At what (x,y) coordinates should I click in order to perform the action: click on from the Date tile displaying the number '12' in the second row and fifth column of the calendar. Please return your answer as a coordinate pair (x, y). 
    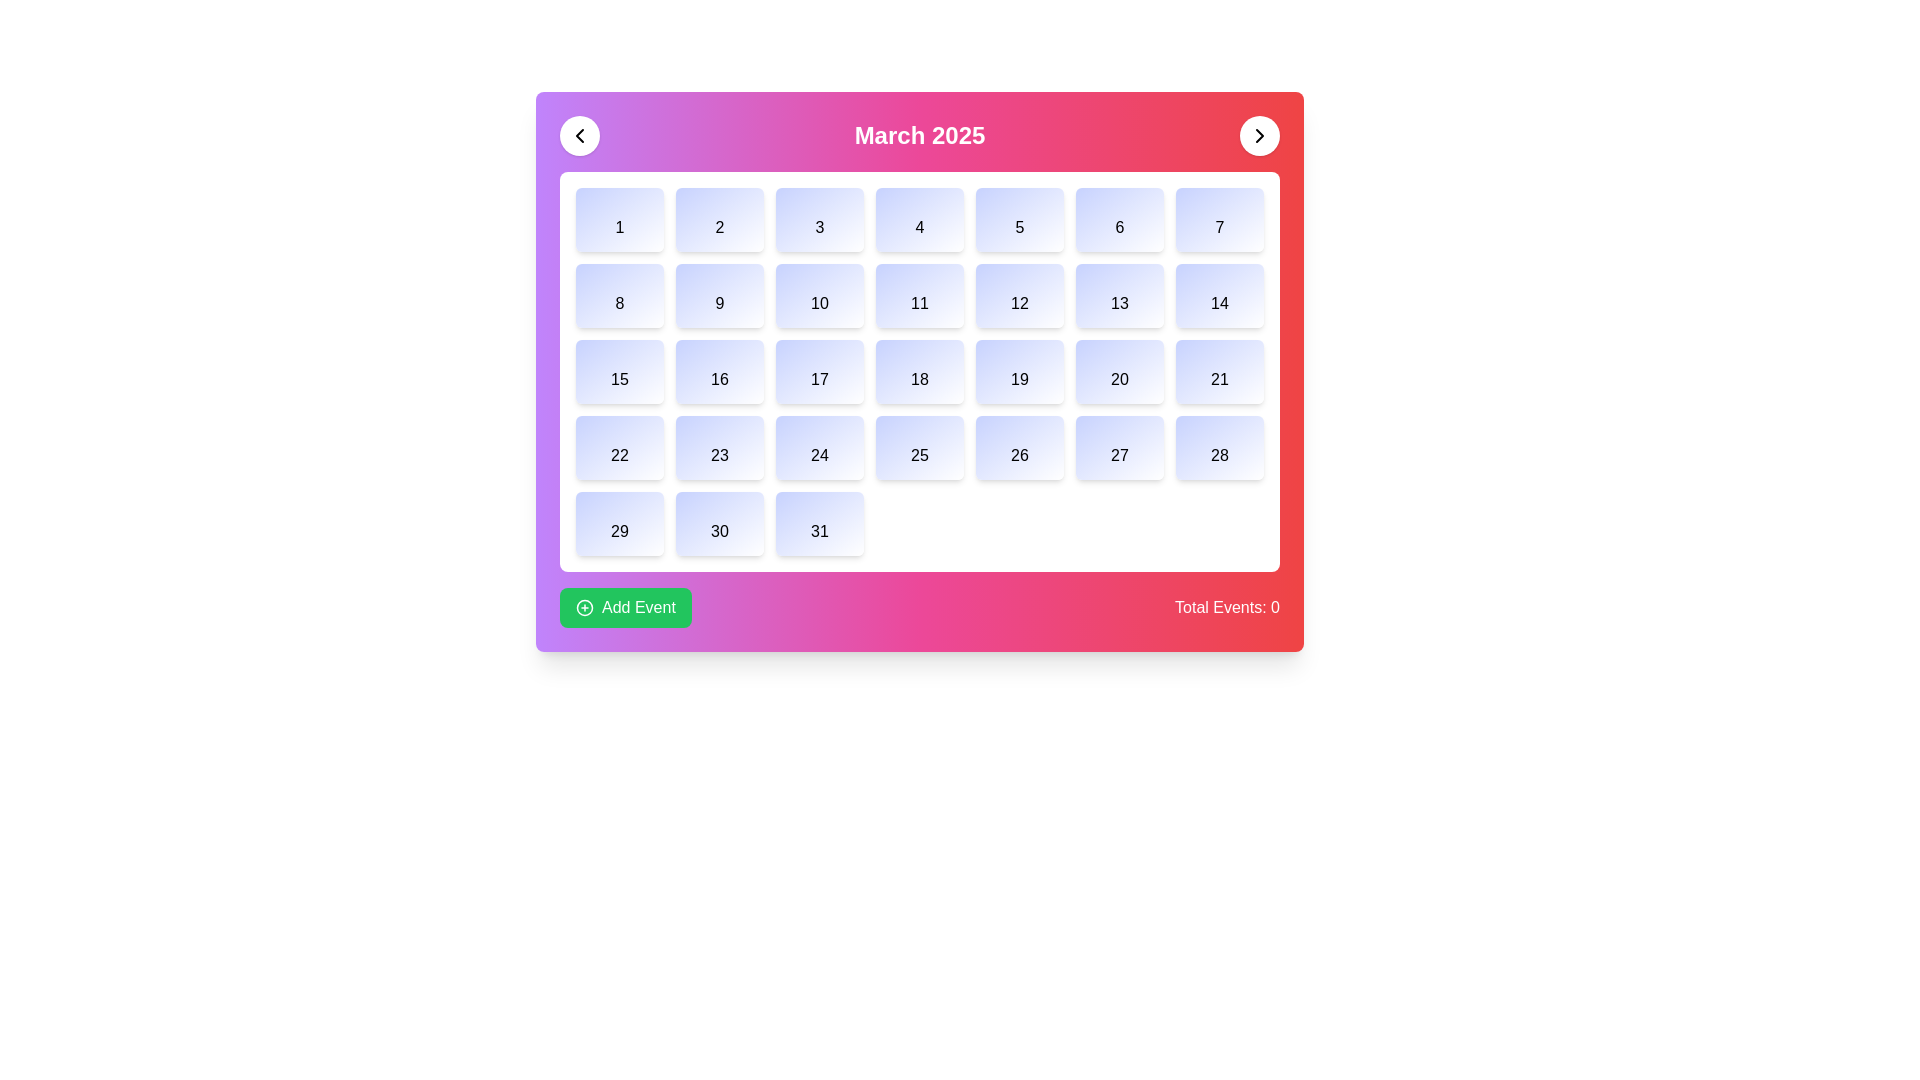
    Looking at the image, I should click on (1019, 296).